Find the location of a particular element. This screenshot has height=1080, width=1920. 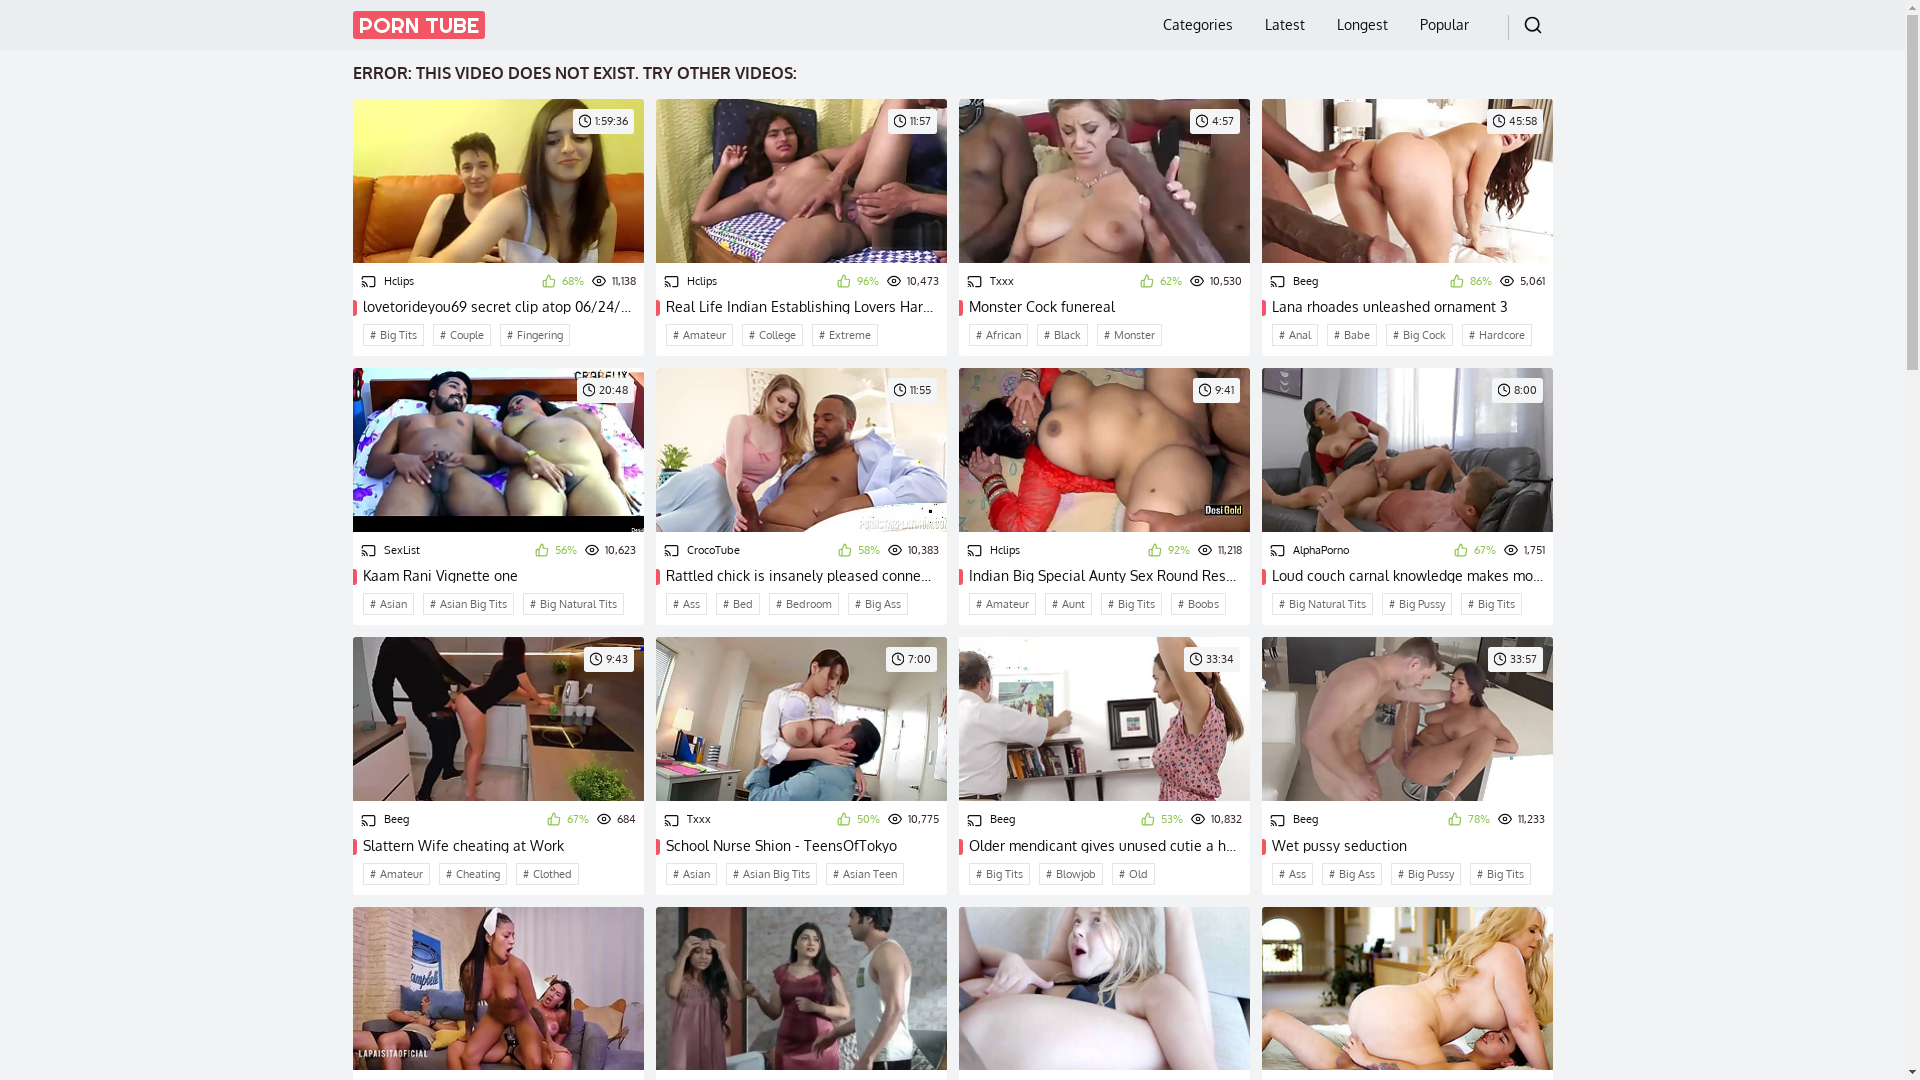

'Aunt' is located at coordinates (1066, 603).